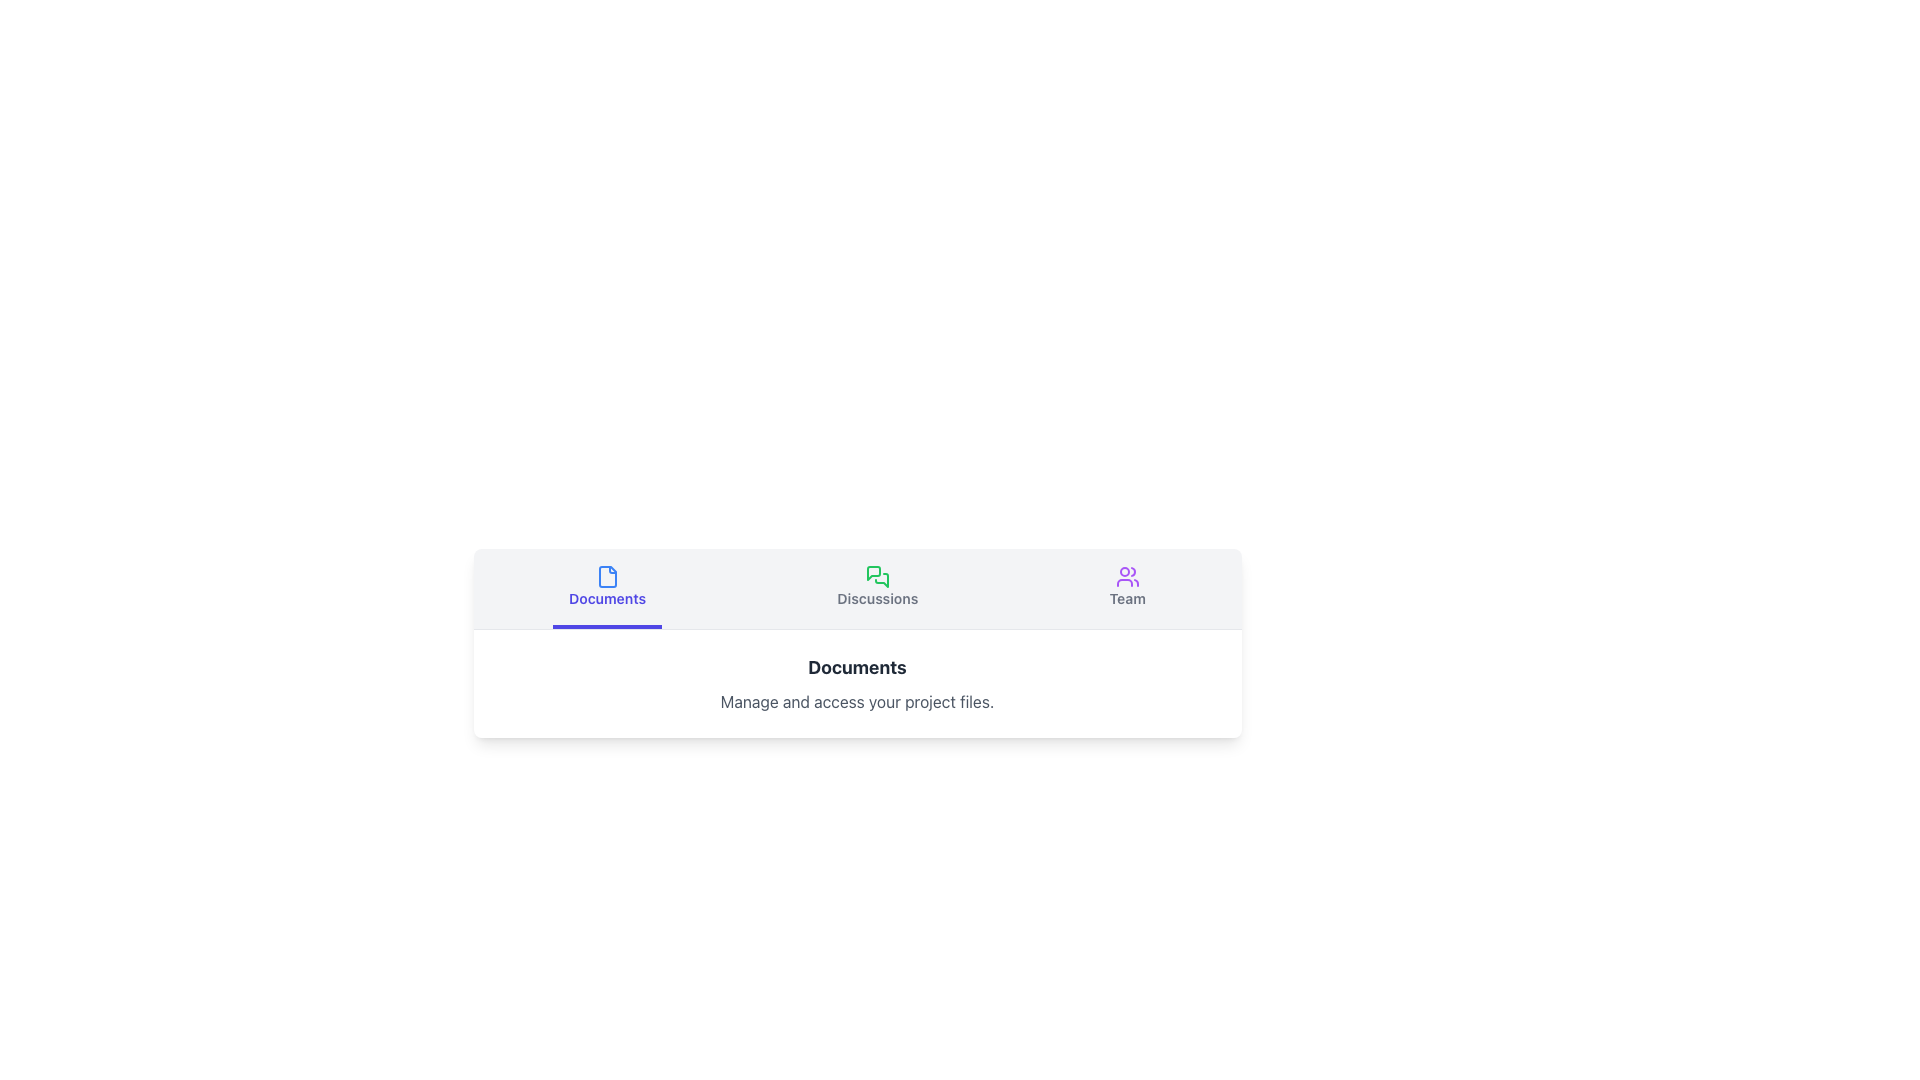 The width and height of the screenshot is (1920, 1080). What do you see at coordinates (606, 597) in the screenshot?
I see `the 'Documents' text label, which is styled in blue and located below a file icon in the navigation tab bar` at bounding box center [606, 597].